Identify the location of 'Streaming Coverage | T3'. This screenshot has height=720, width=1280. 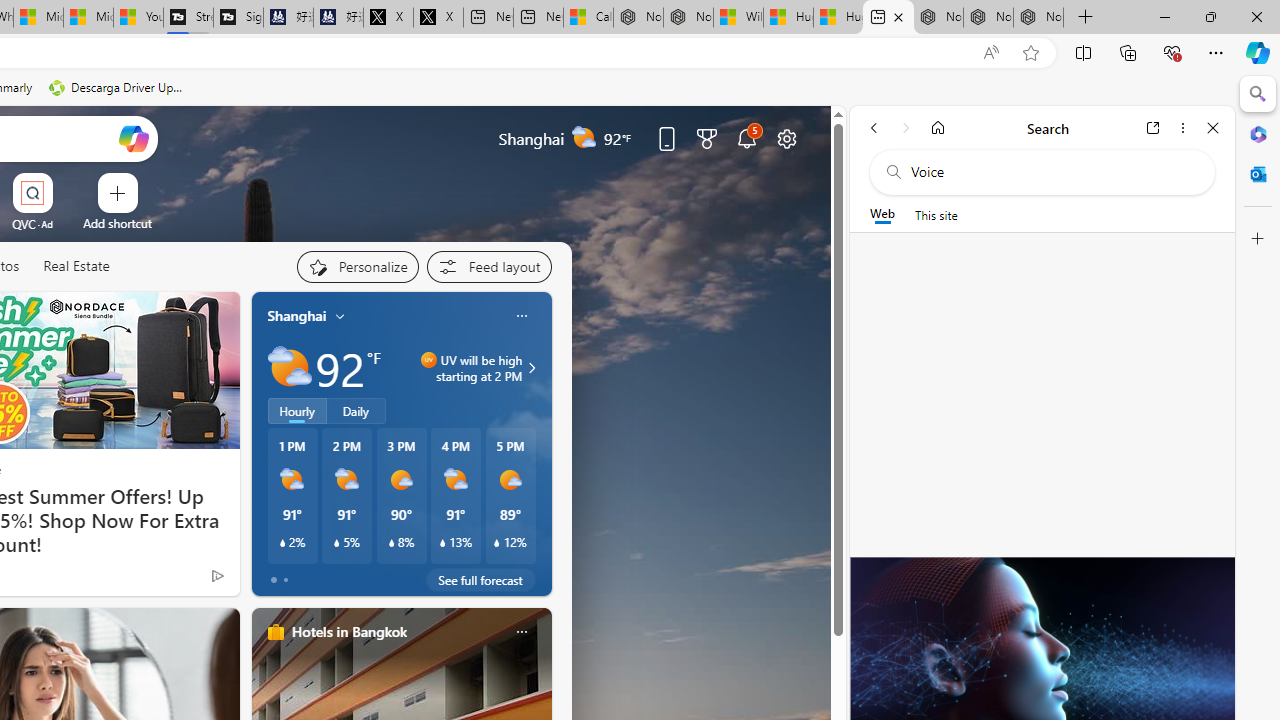
(188, 17).